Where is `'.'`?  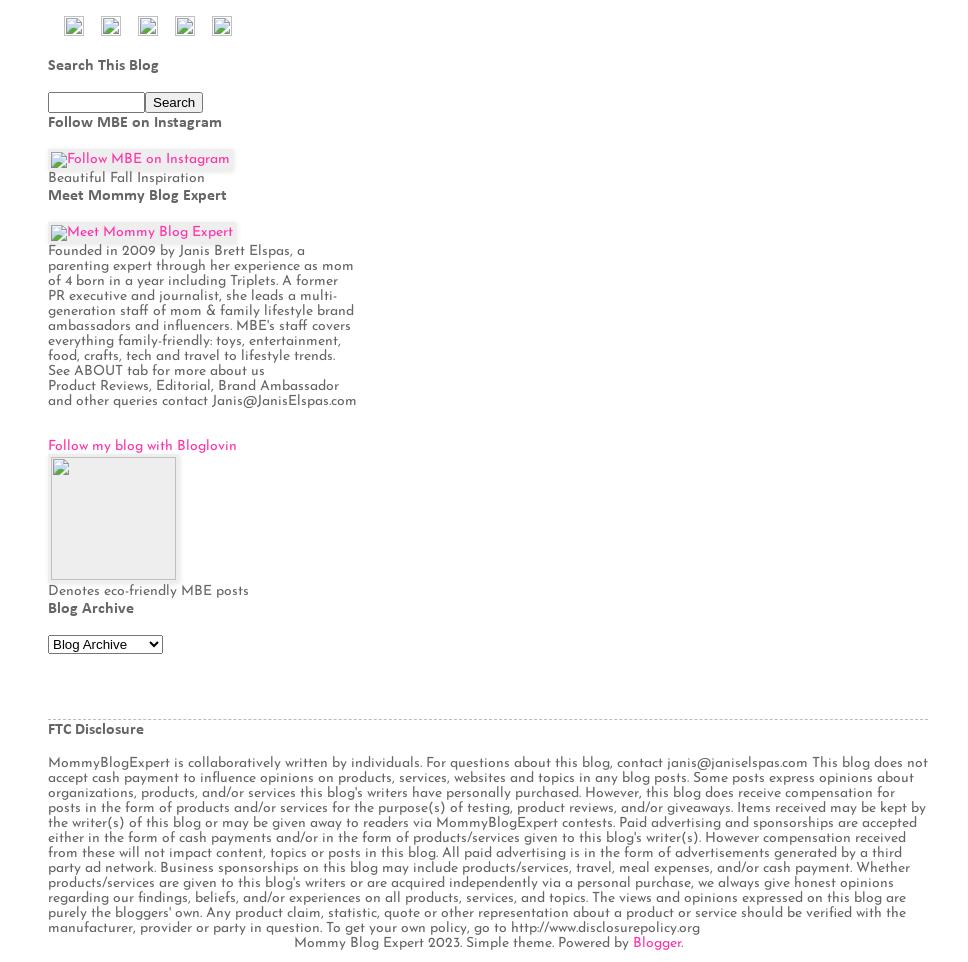
'.' is located at coordinates (680, 942).